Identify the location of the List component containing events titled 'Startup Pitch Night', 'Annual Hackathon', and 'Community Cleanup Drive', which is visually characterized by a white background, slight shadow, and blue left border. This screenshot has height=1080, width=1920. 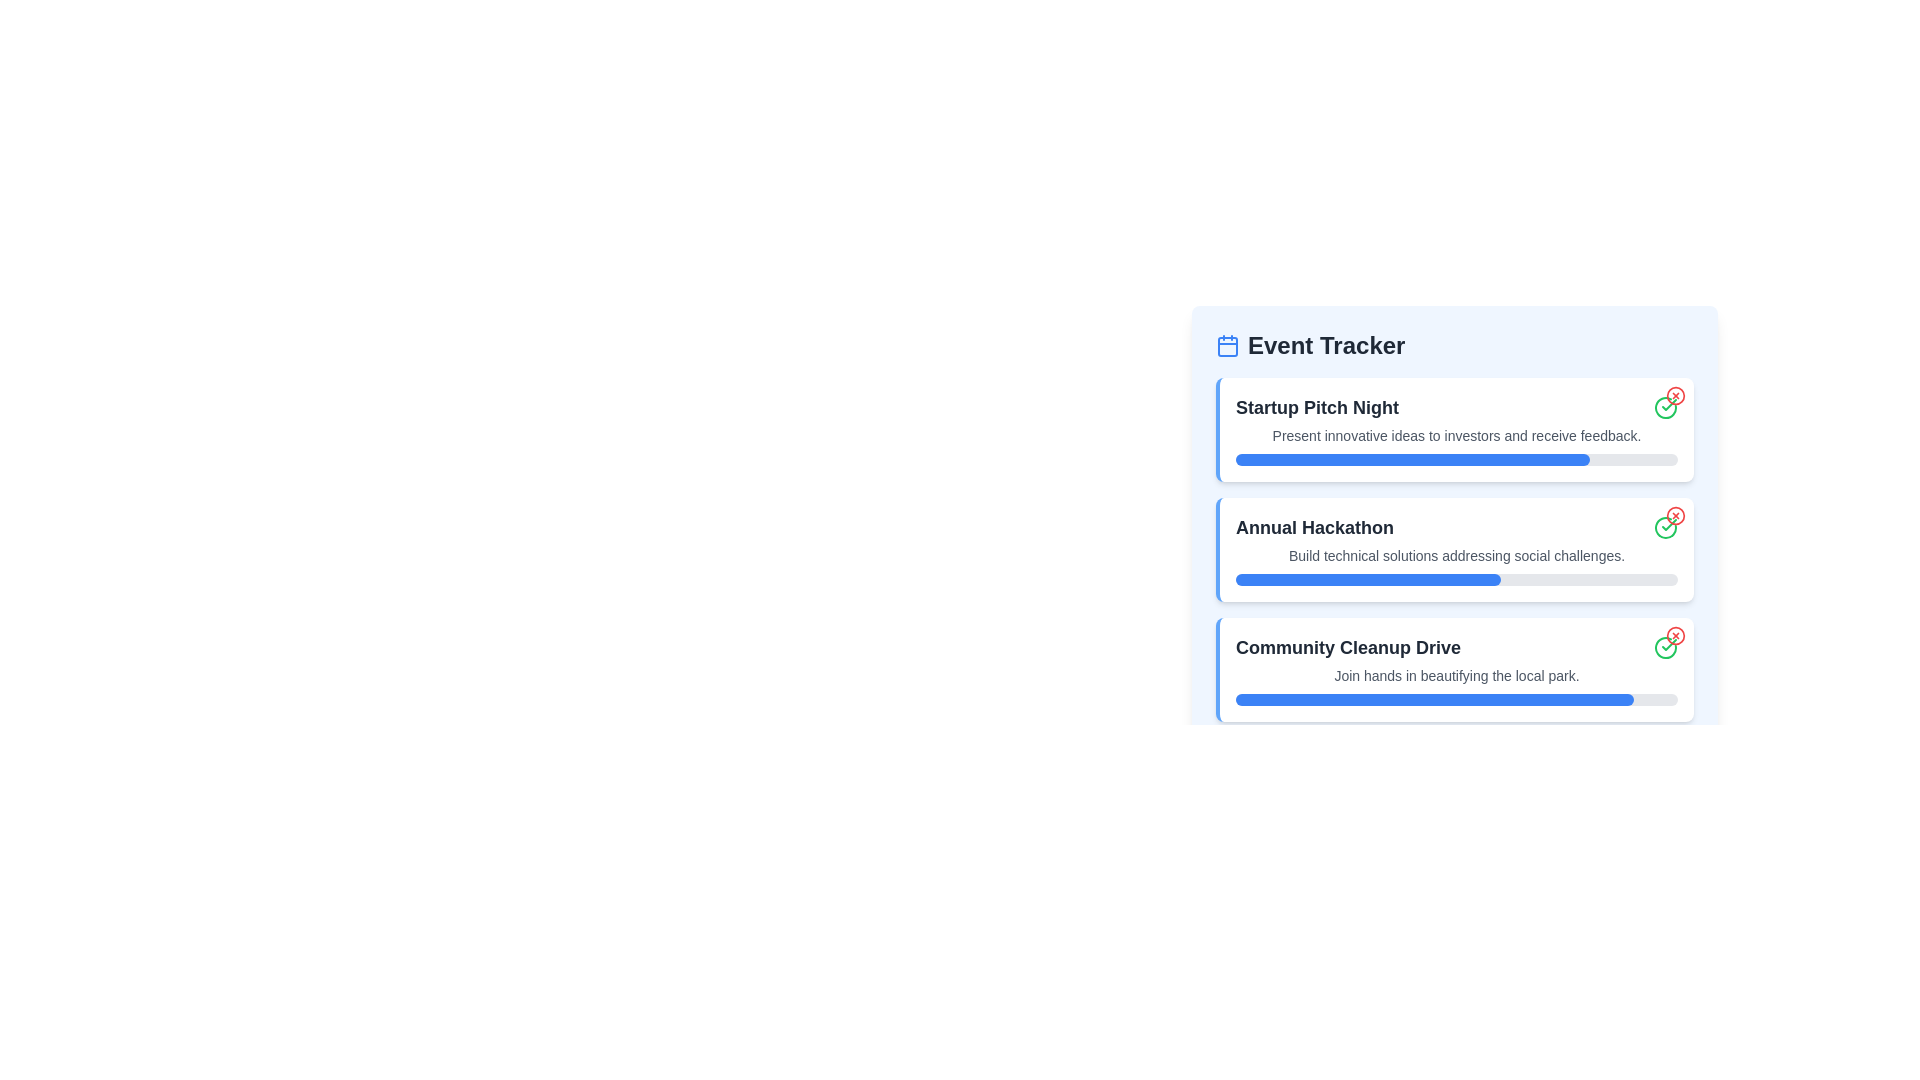
(1454, 550).